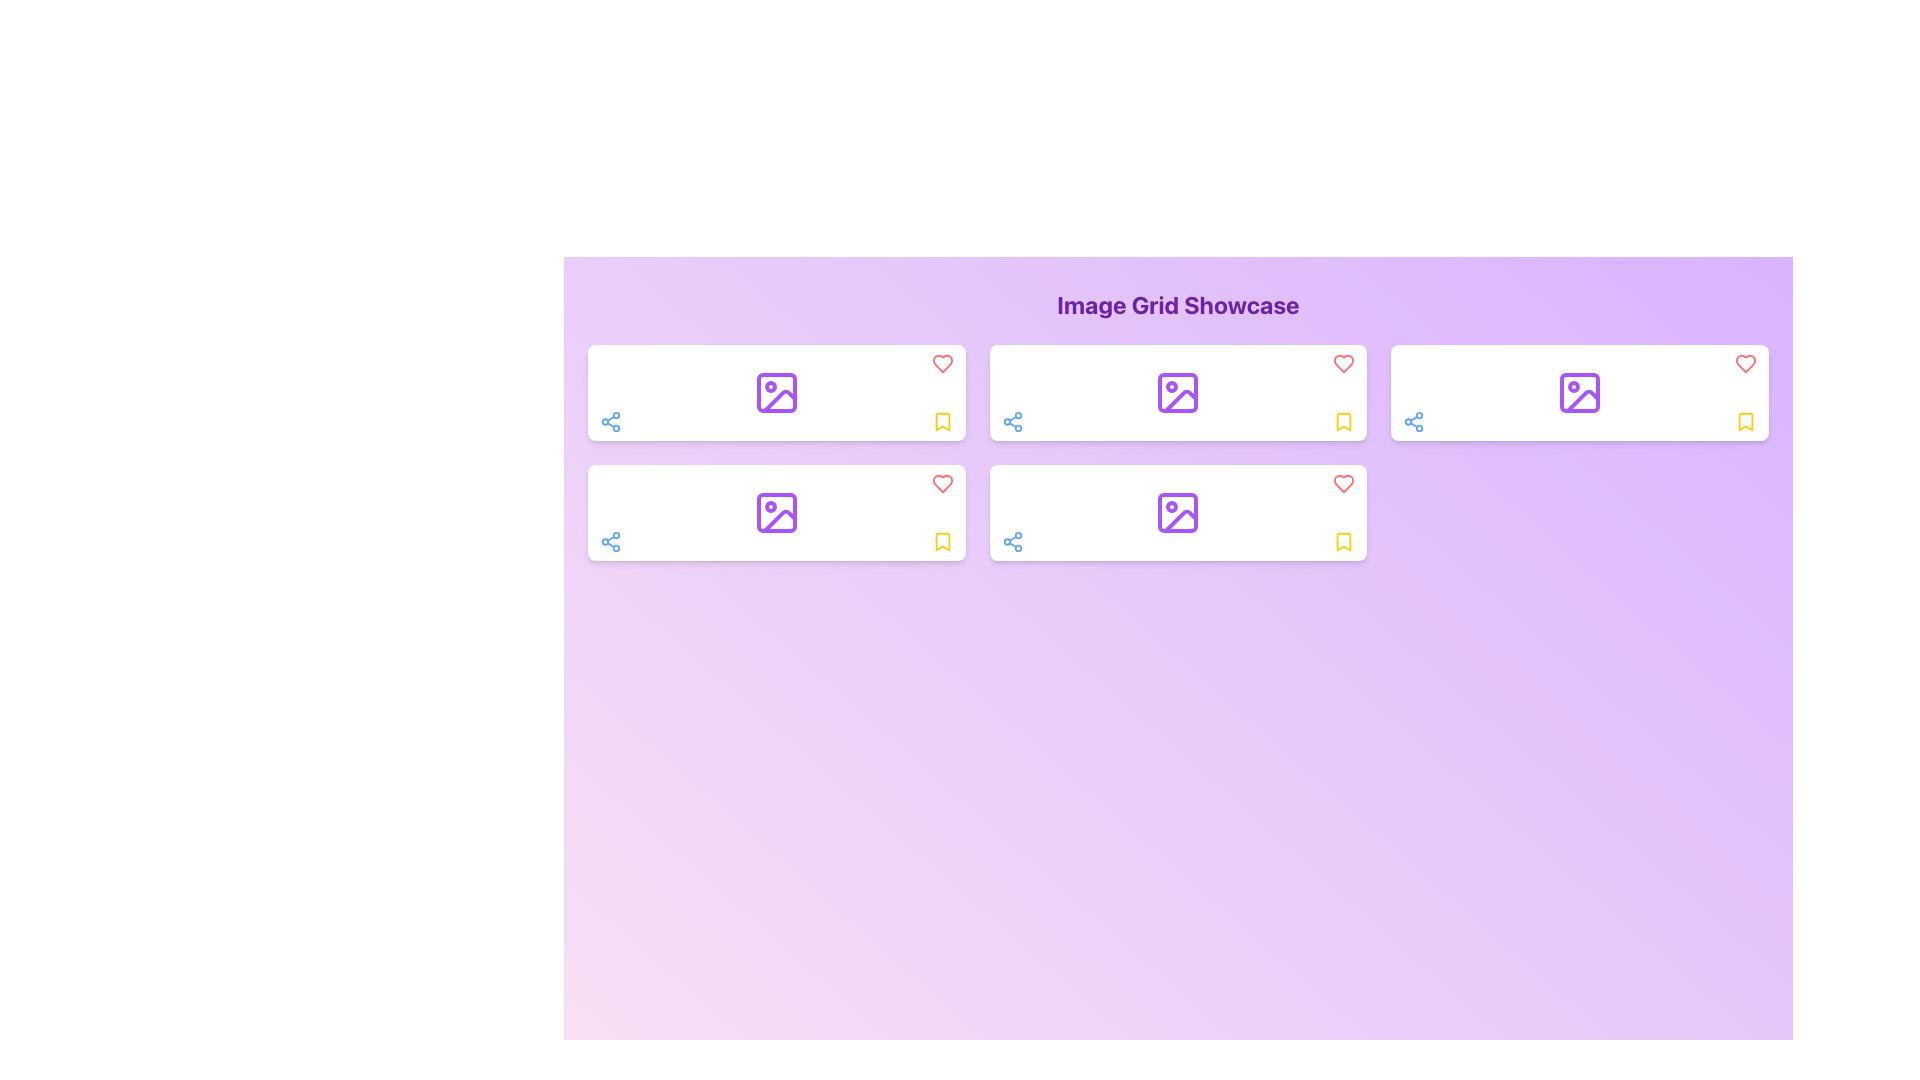 The image size is (1920, 1080). I want to click on the purple photo icon with rounded corners that depicts a mountain and a circle, located in the top row of the 'Image Grid Showcase', so click(1177, 393).